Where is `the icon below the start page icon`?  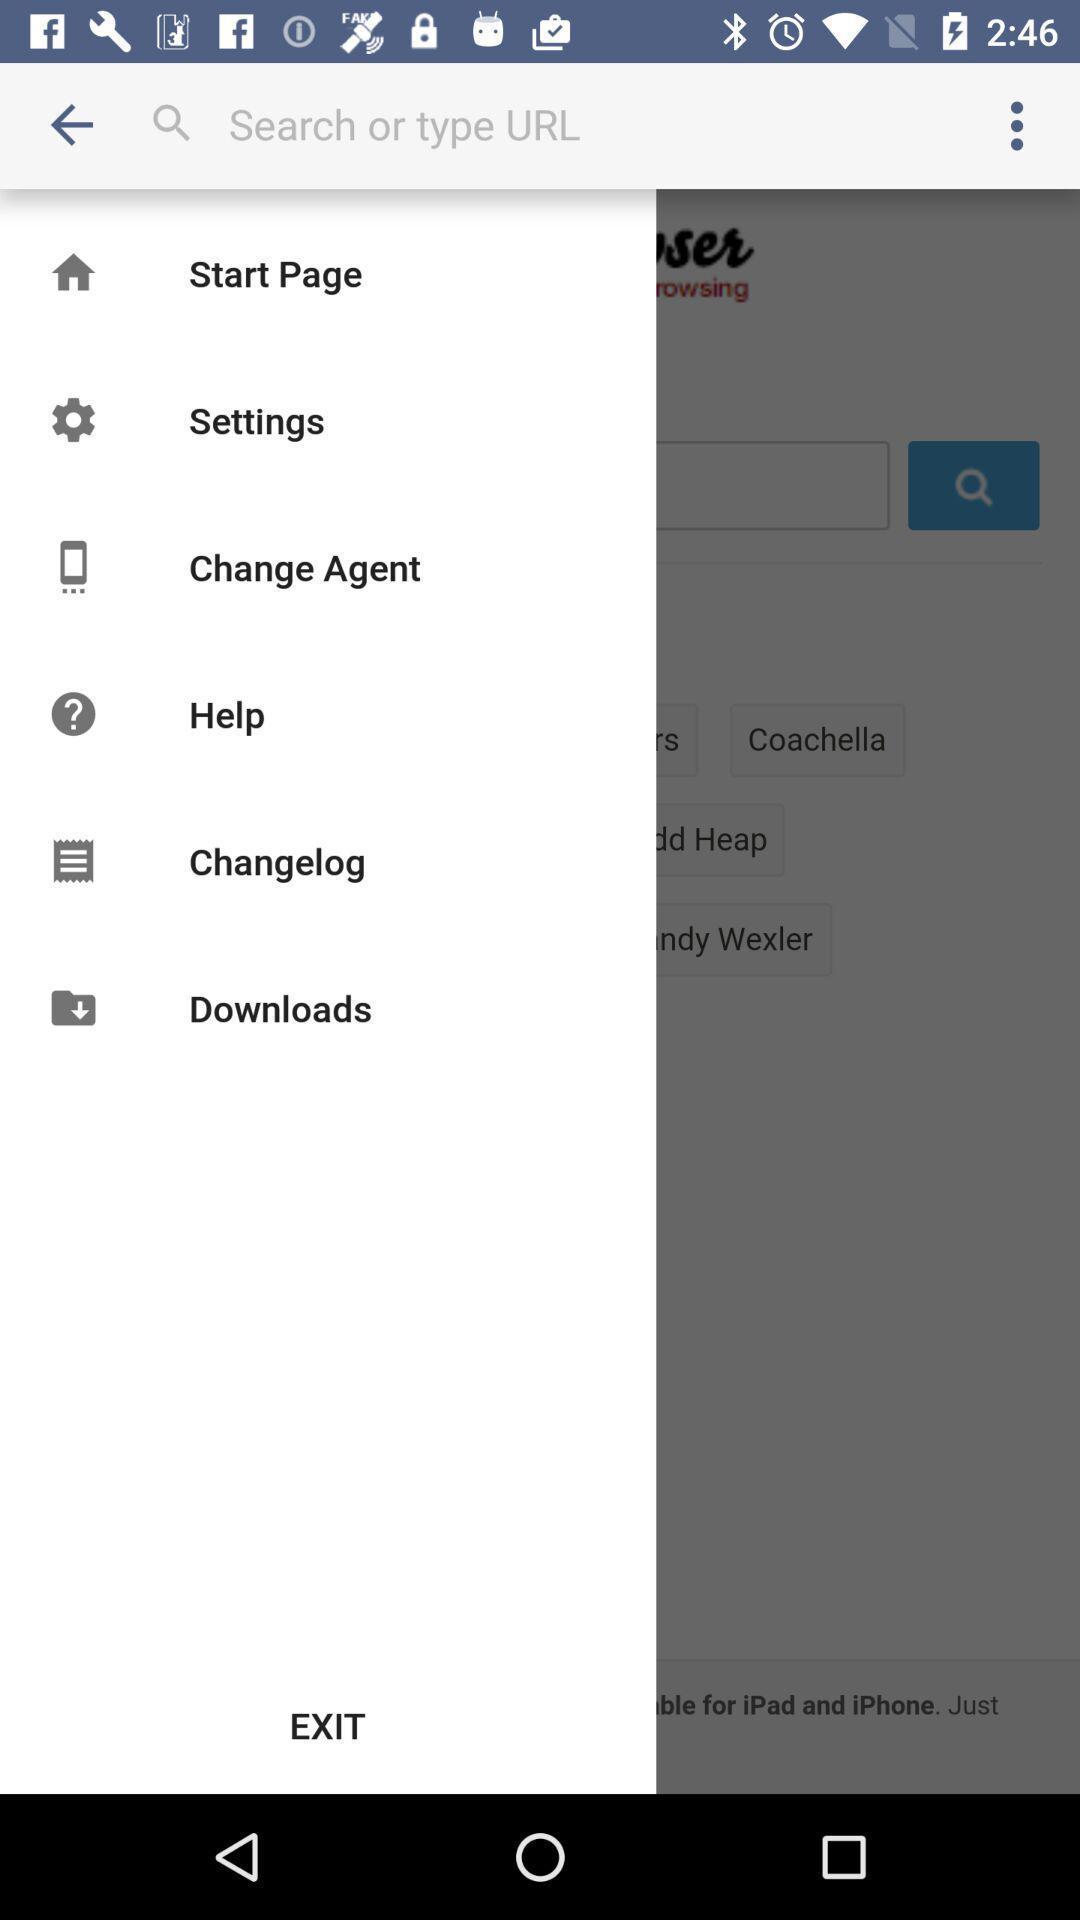 the icon below the start page icon is located at coordinates (255, 419).